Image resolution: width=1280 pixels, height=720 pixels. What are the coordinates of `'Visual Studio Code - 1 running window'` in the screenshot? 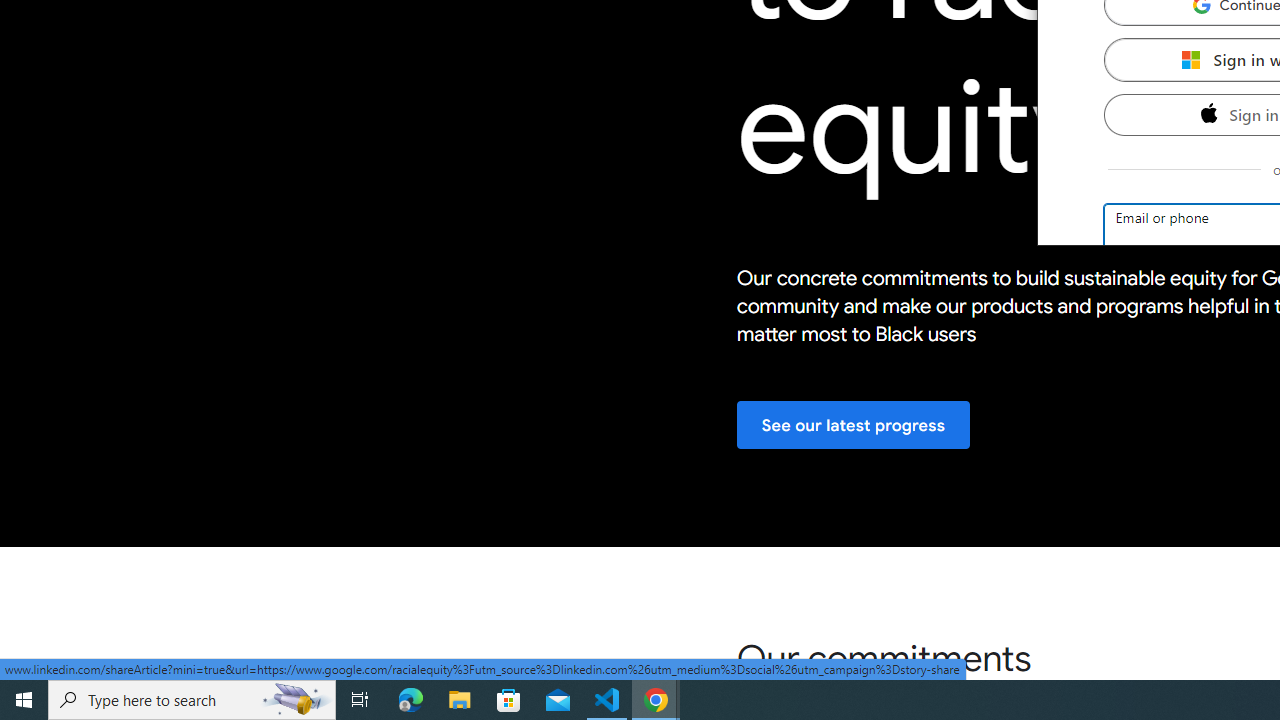 It's located at (606, 698).